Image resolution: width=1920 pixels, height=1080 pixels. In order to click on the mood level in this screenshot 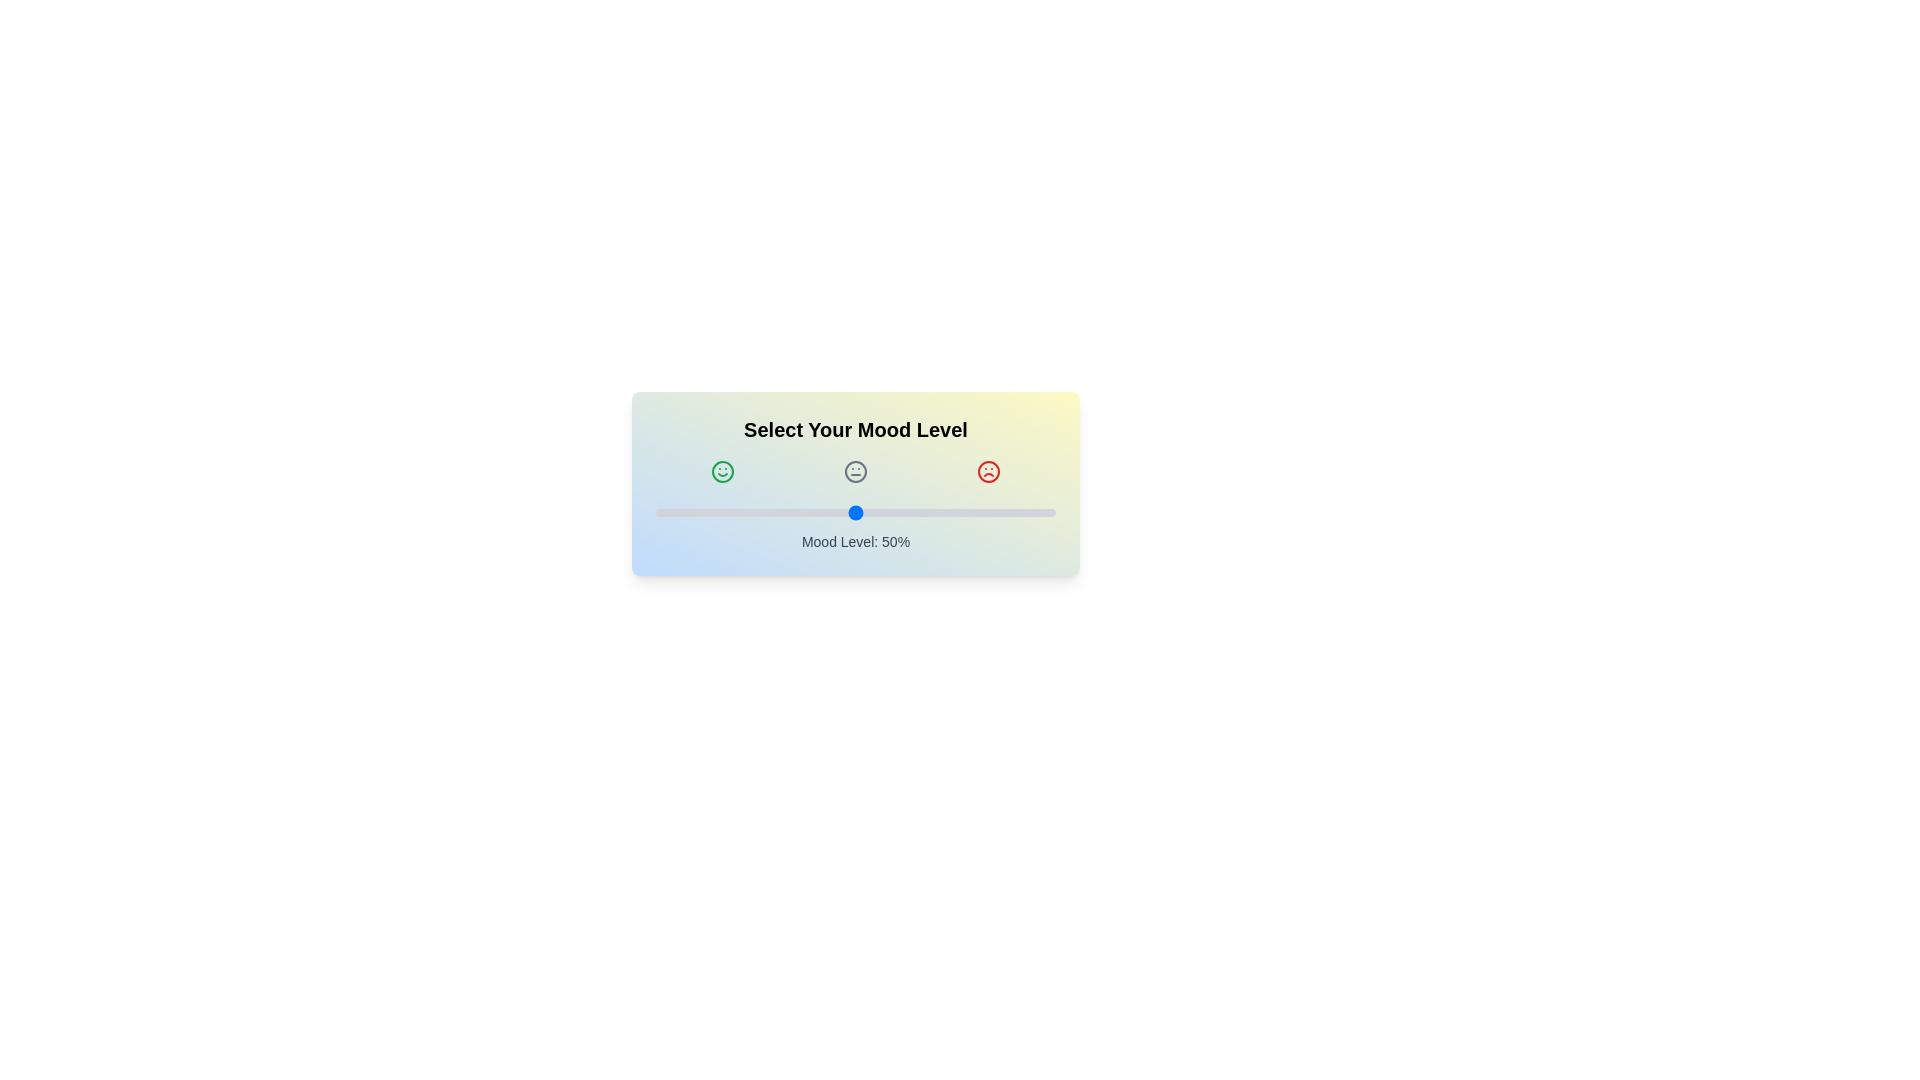, I will do `click(891, 512)`.